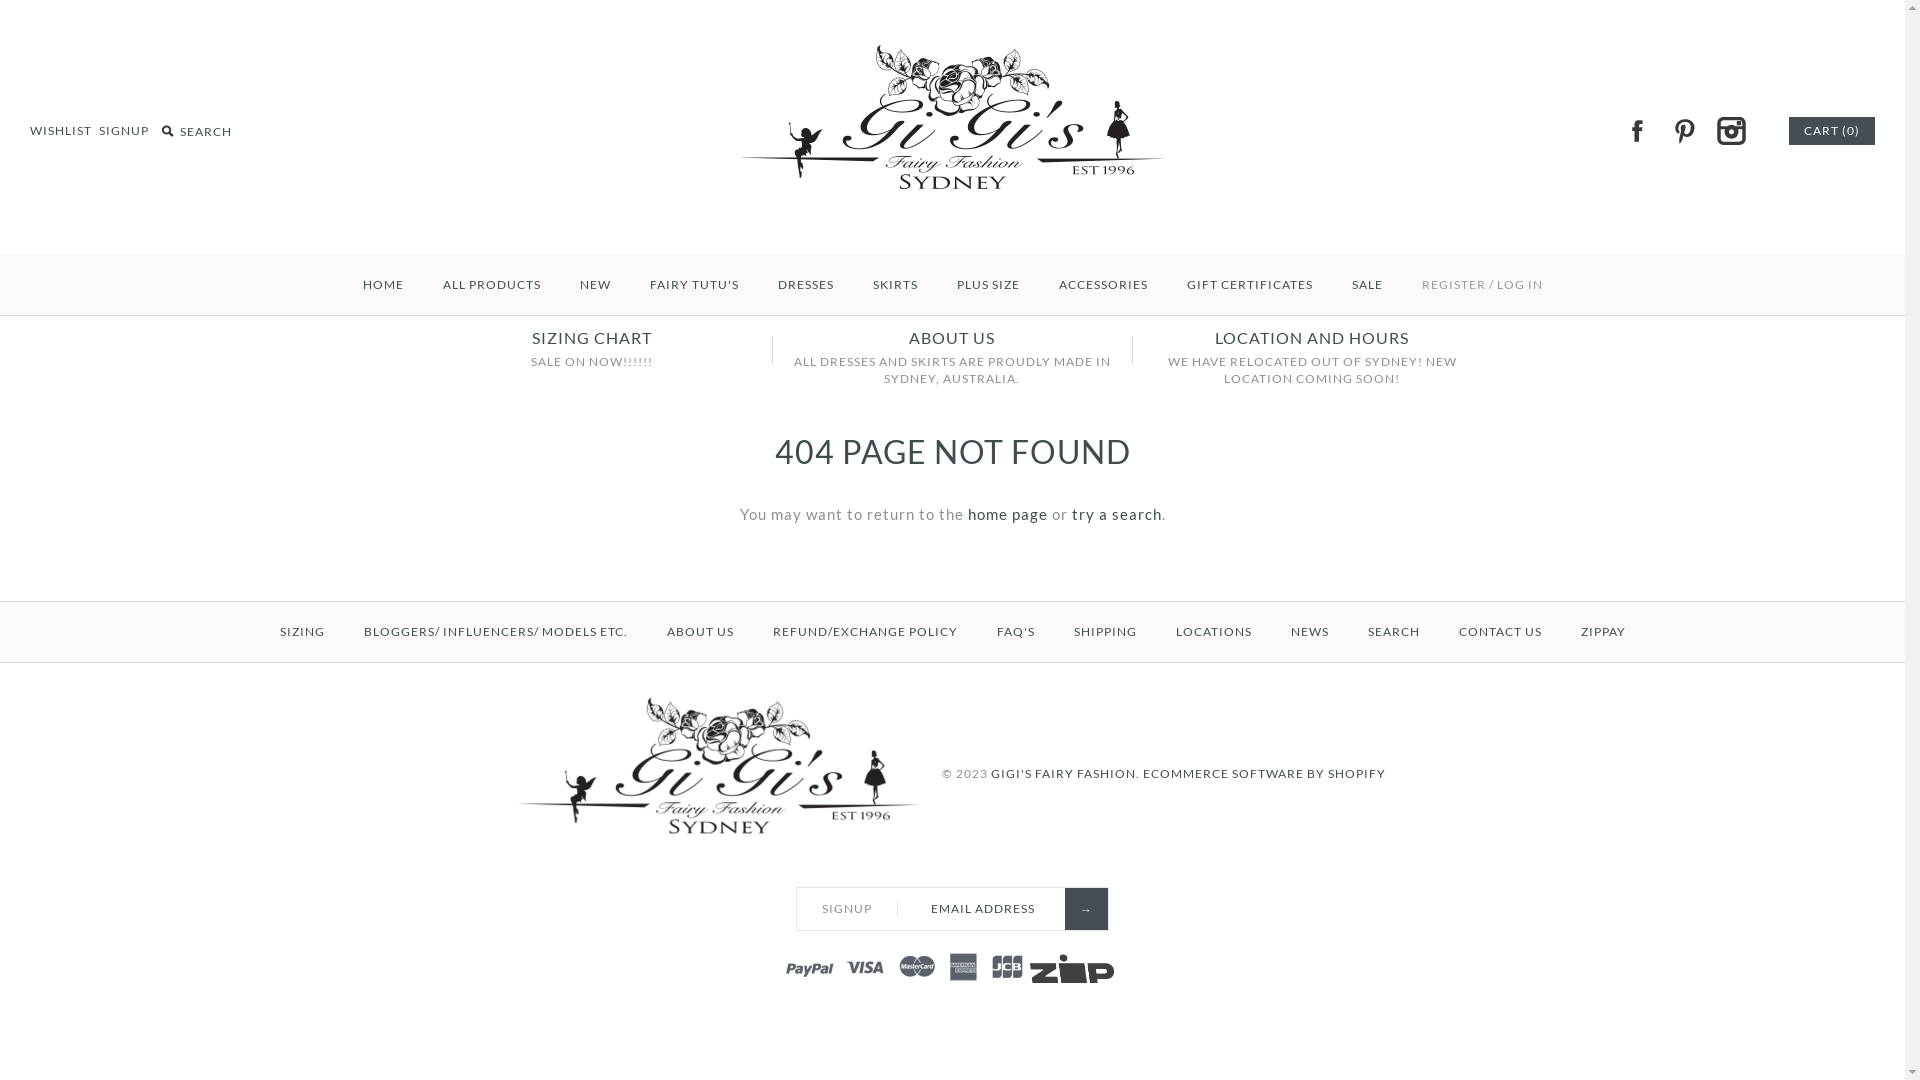 This screenshot has height=1080, width=1920. Describe the element at coordinates (1213, 632) in the screenshot. I see `'LOCATIONS'` at that location.